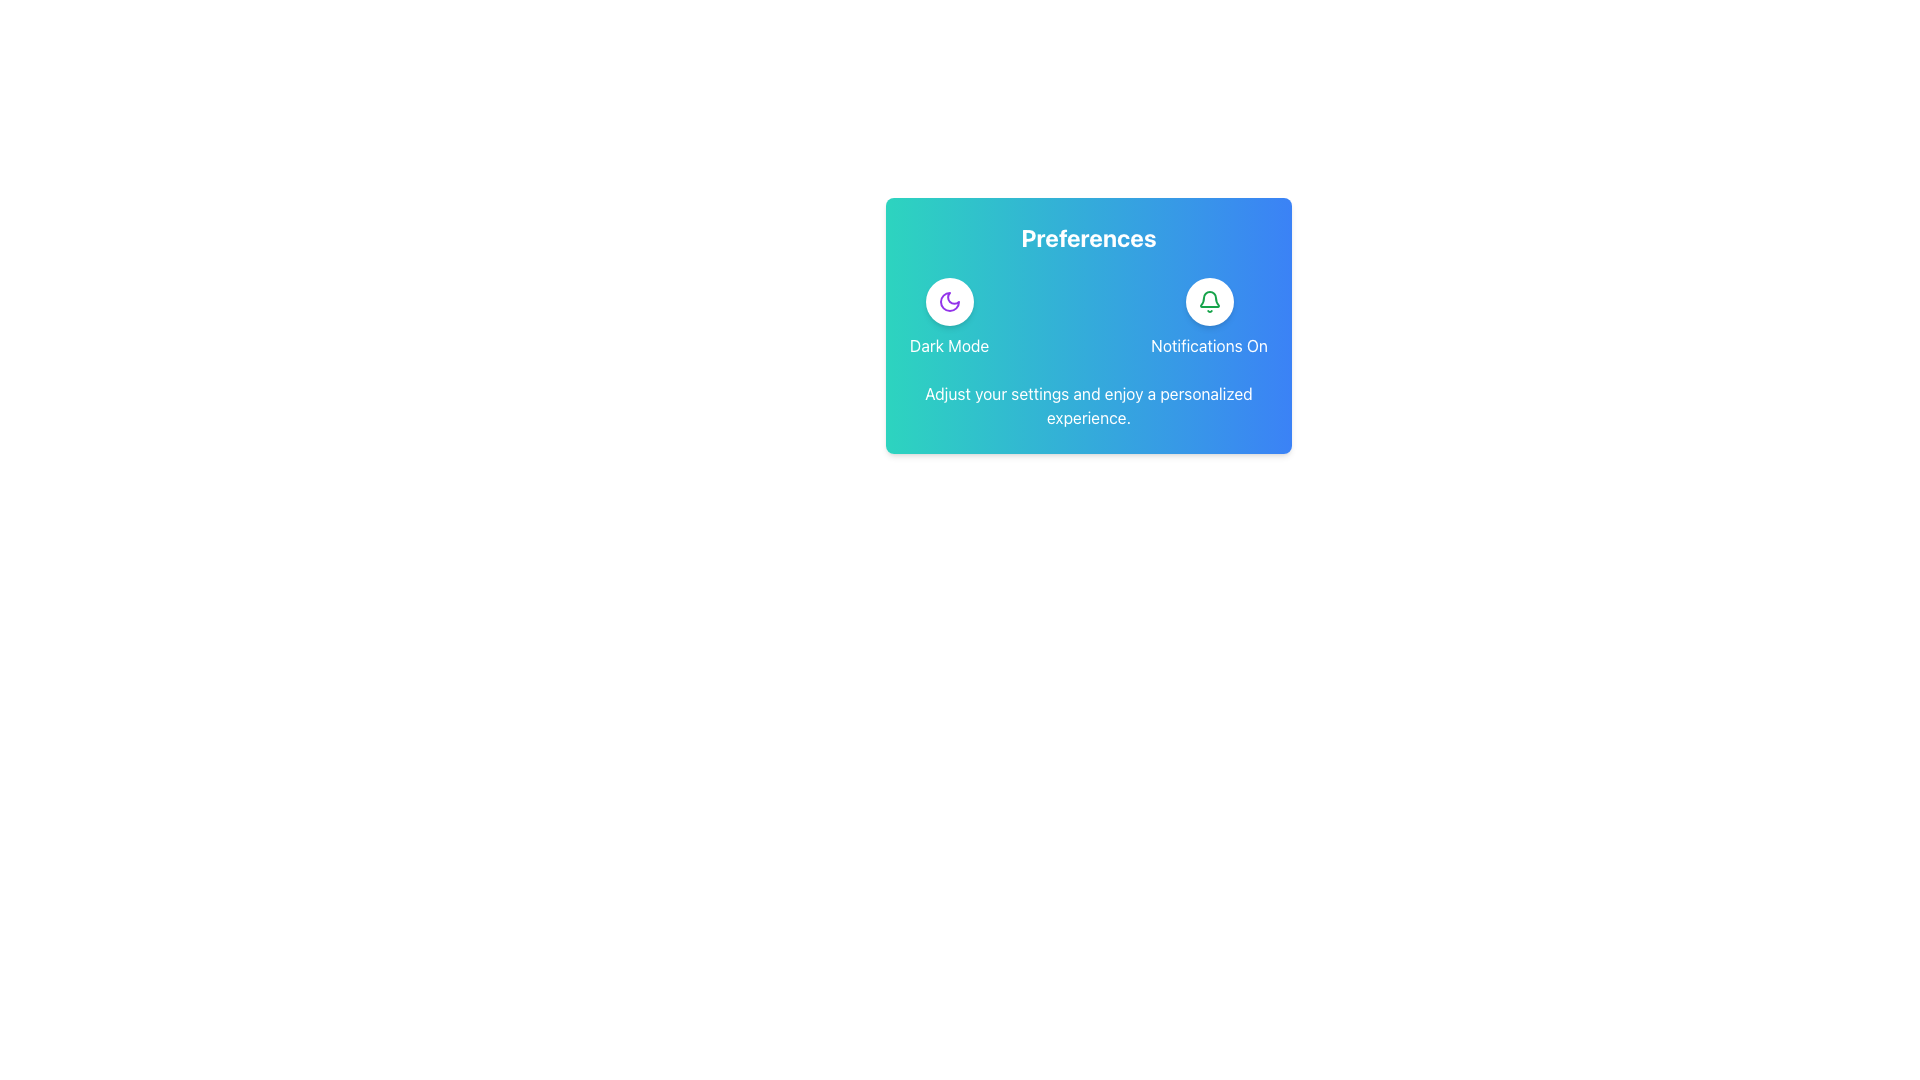 The height and width of the screenshot is (1080, 1920). I want to click on the bell icon located within the circular button on the right side of the 'Preferences' section to trigger a tooltip or visual effect, so click(1208, 301).